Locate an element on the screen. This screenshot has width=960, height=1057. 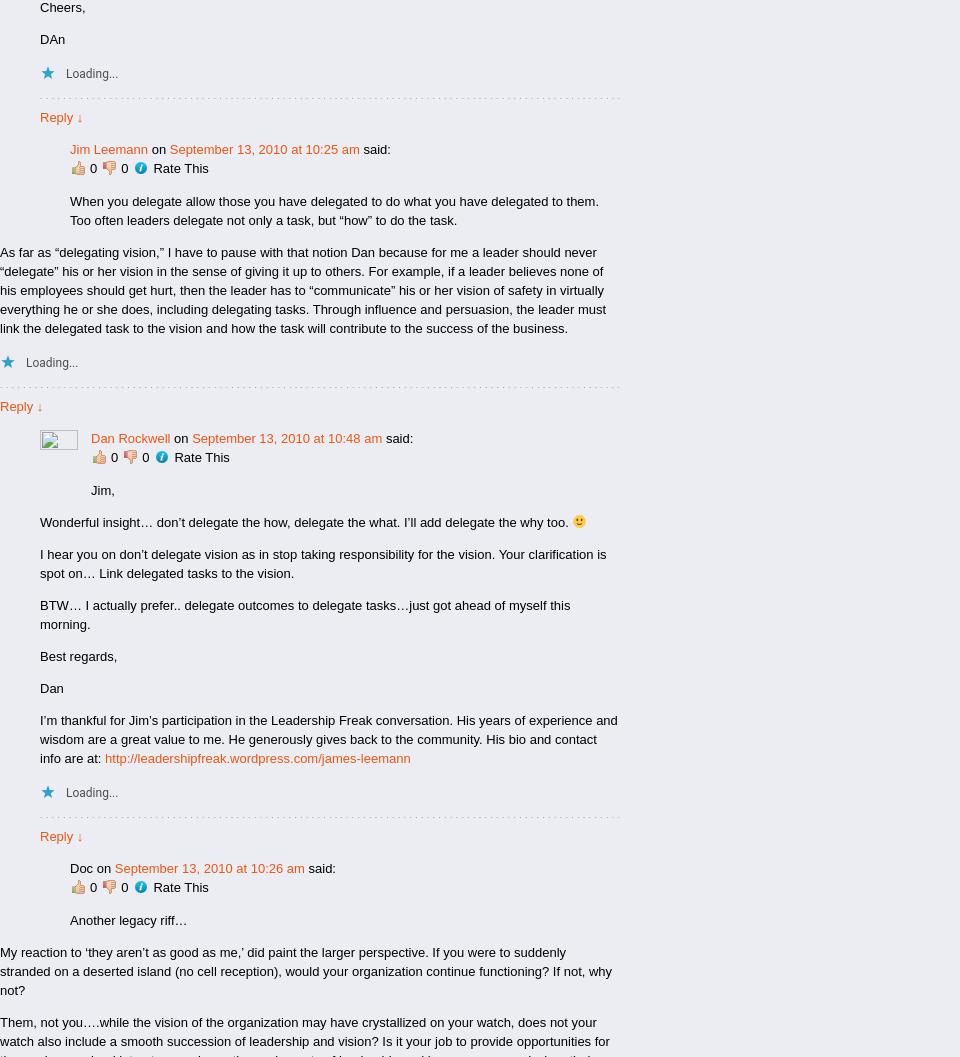
'My reaction to ‘they aren’t as good as me,’ did paint the larger perspective.  If you were to suddenly stranded on a deserted island (no cell reception), would your organization continue functioning? If not, why not?' is located at coordinates (305, 970).